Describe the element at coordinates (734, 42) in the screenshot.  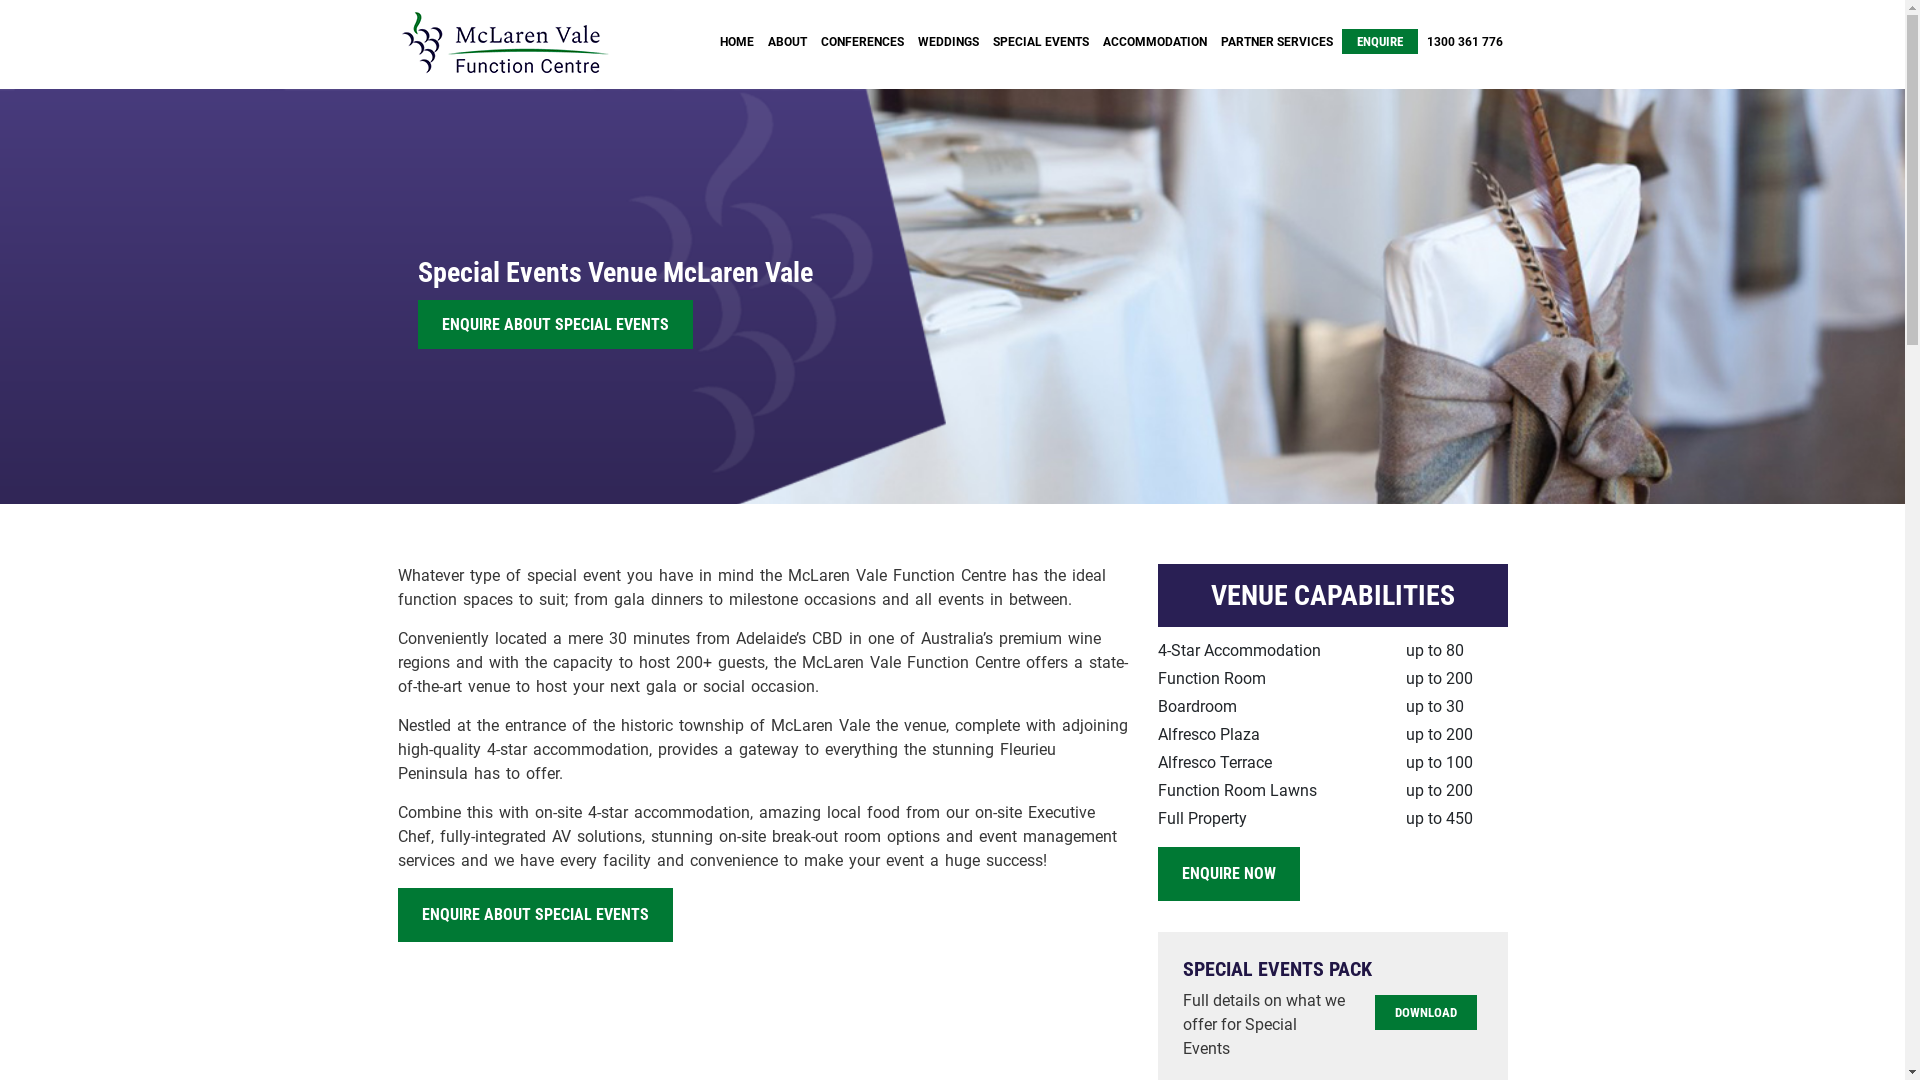
I see `'HOME'` at that location.